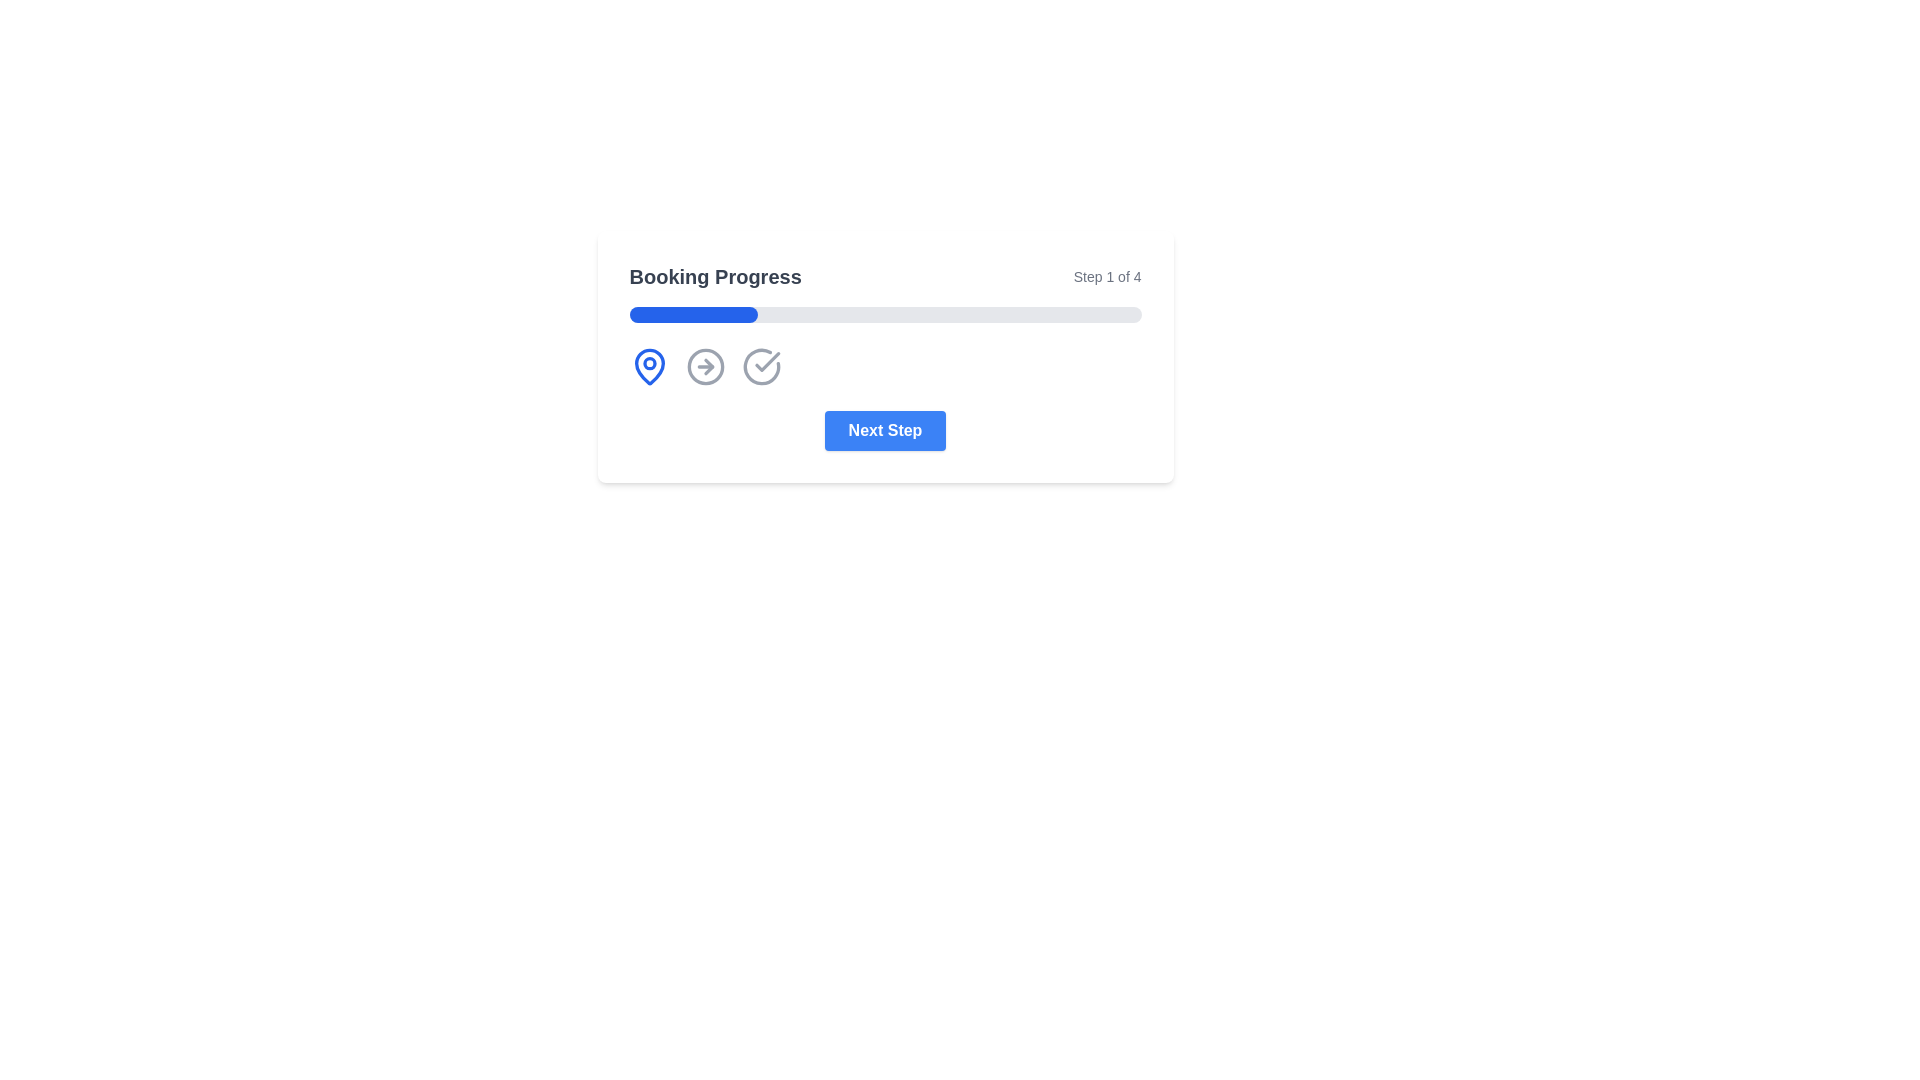  Describe the element at coordinates (693, 315) in the screenshot. I see `the Progress bar segment representing 25% completion within the 'Booking Progress' card` at that location.